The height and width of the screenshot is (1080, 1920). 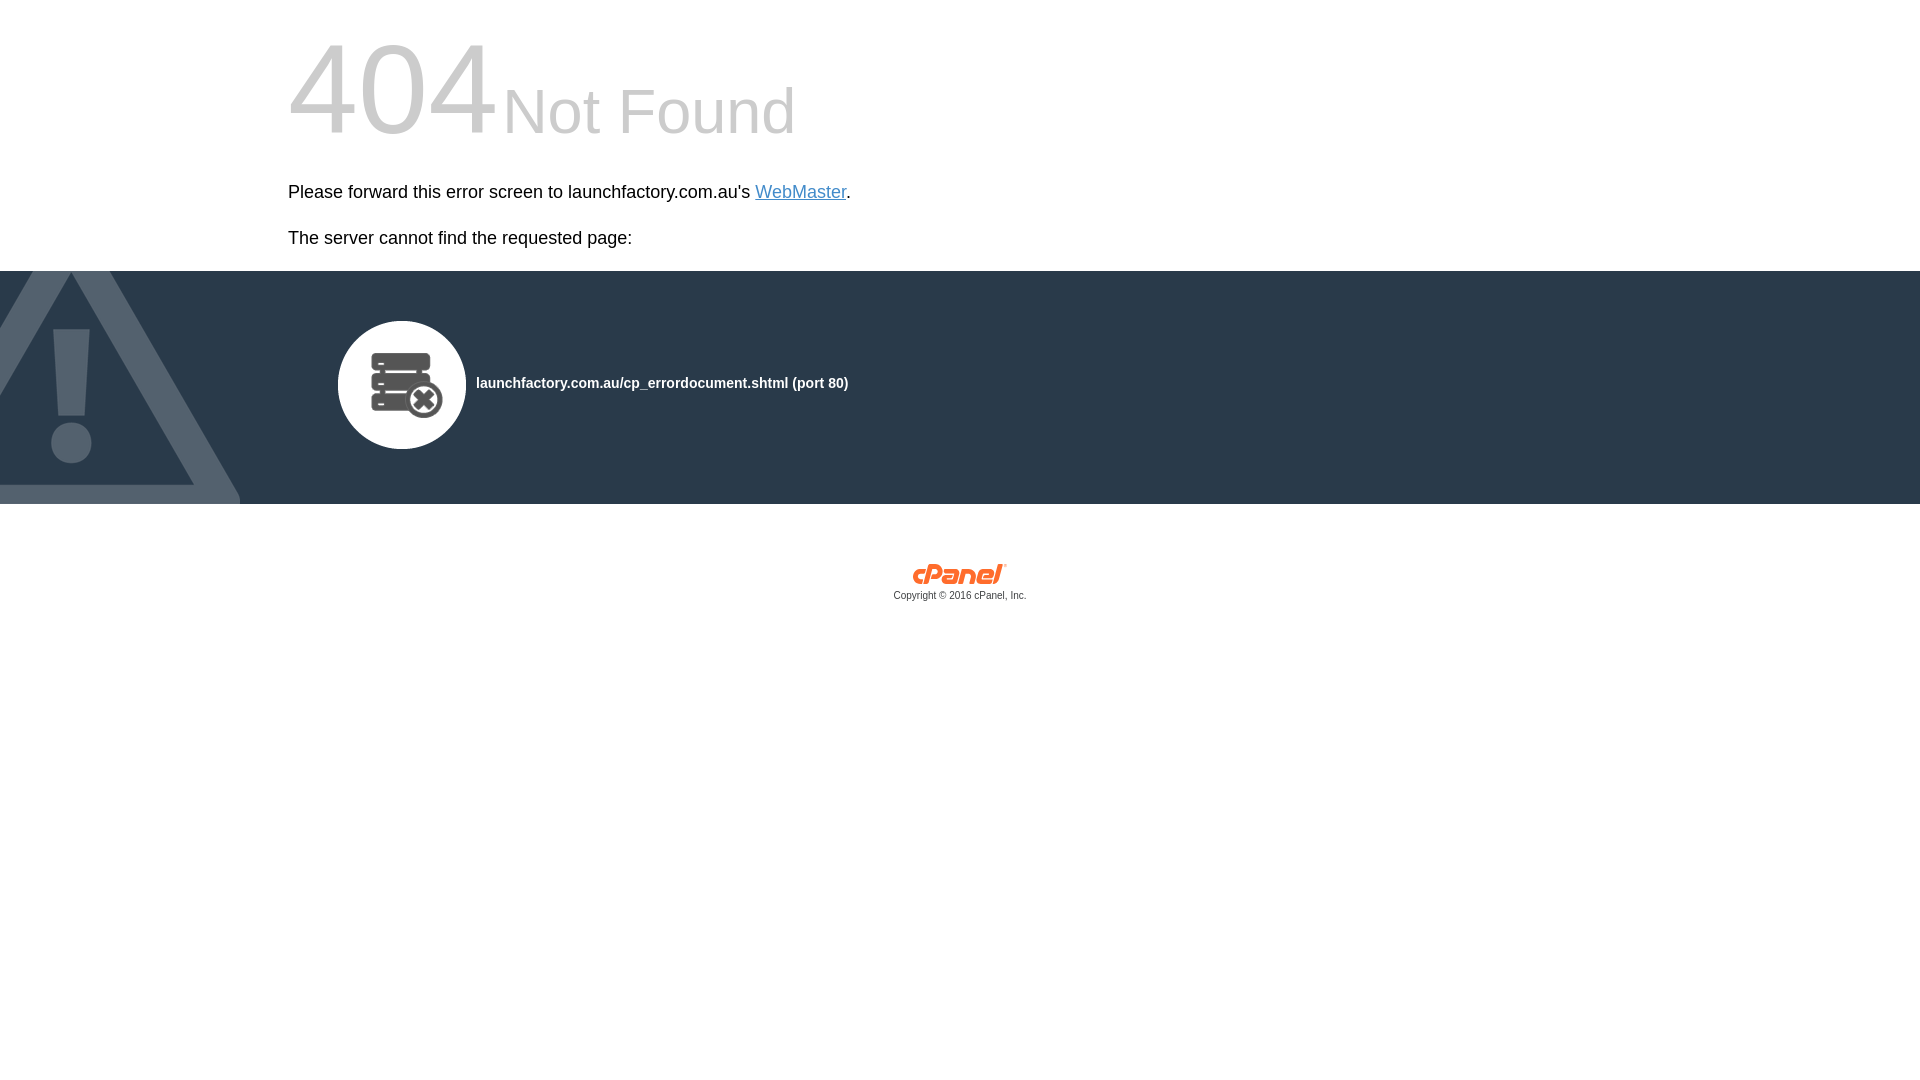 I want to click on 'WebMaster', so click(x=800, y=192).